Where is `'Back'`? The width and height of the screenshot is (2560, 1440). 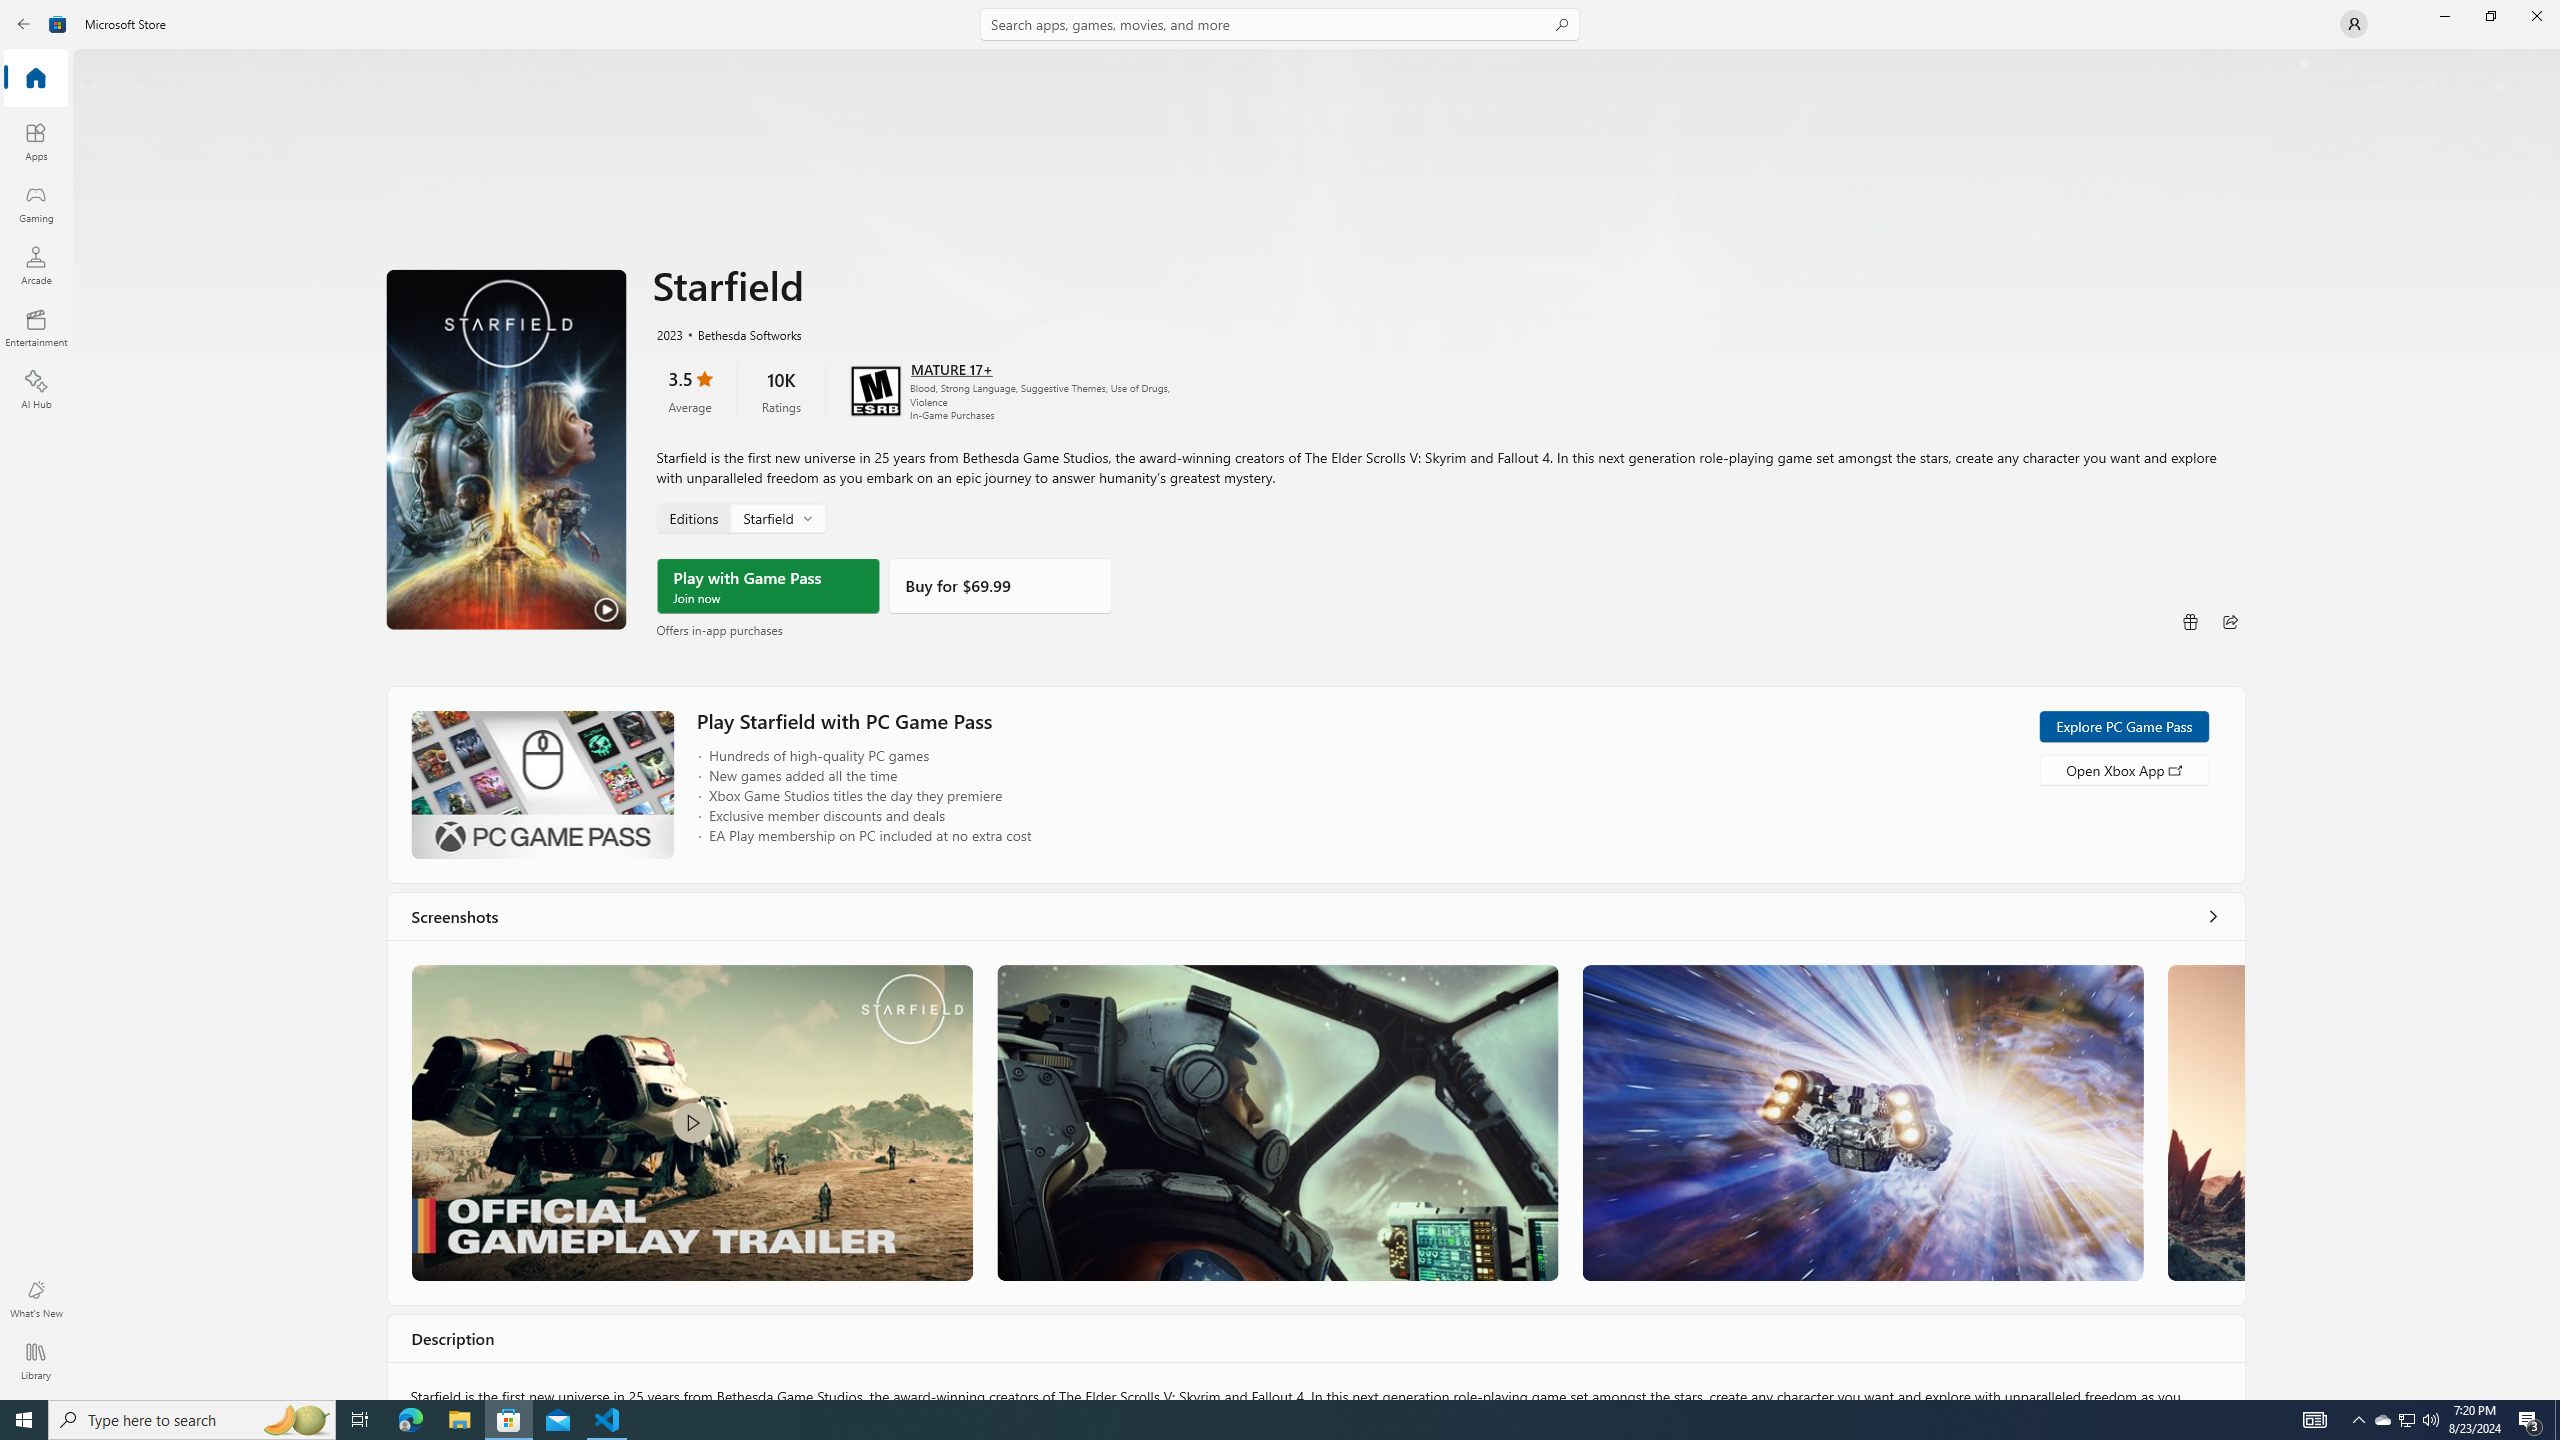 'Back' is located at coordinates (24, 22).